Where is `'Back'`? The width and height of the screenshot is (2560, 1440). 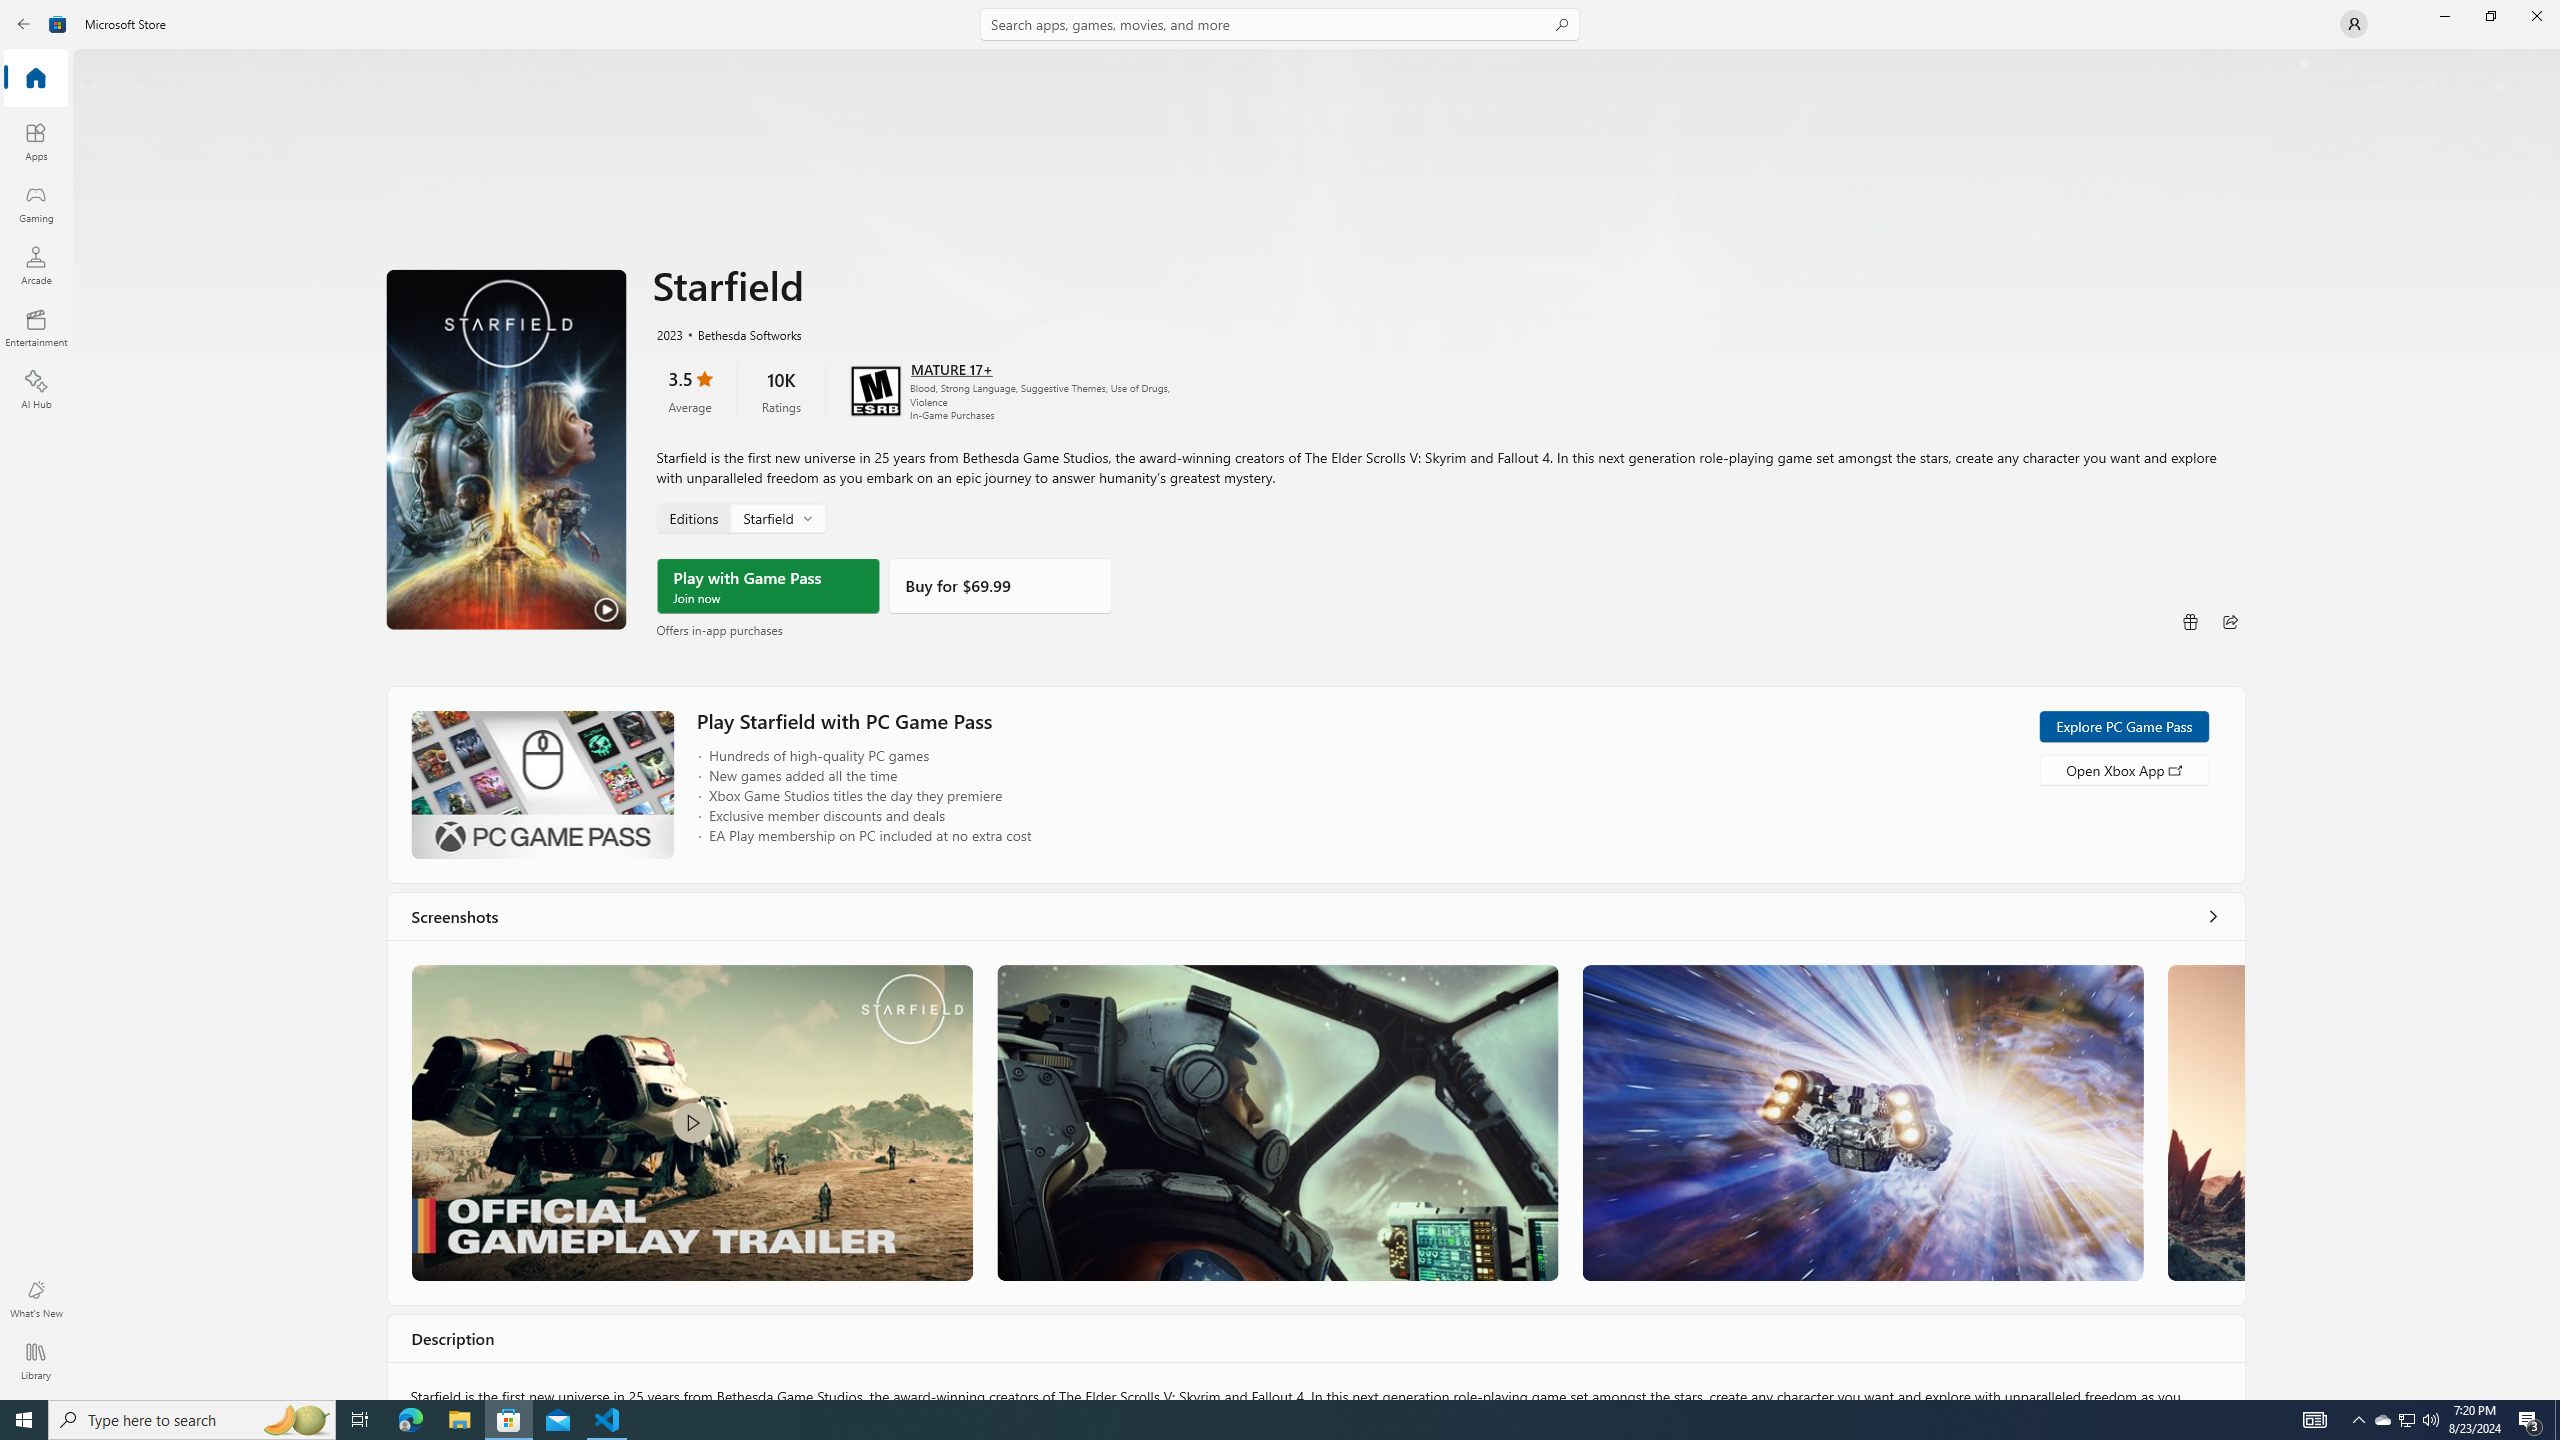 'Back' is located at coordinates (24, 22).